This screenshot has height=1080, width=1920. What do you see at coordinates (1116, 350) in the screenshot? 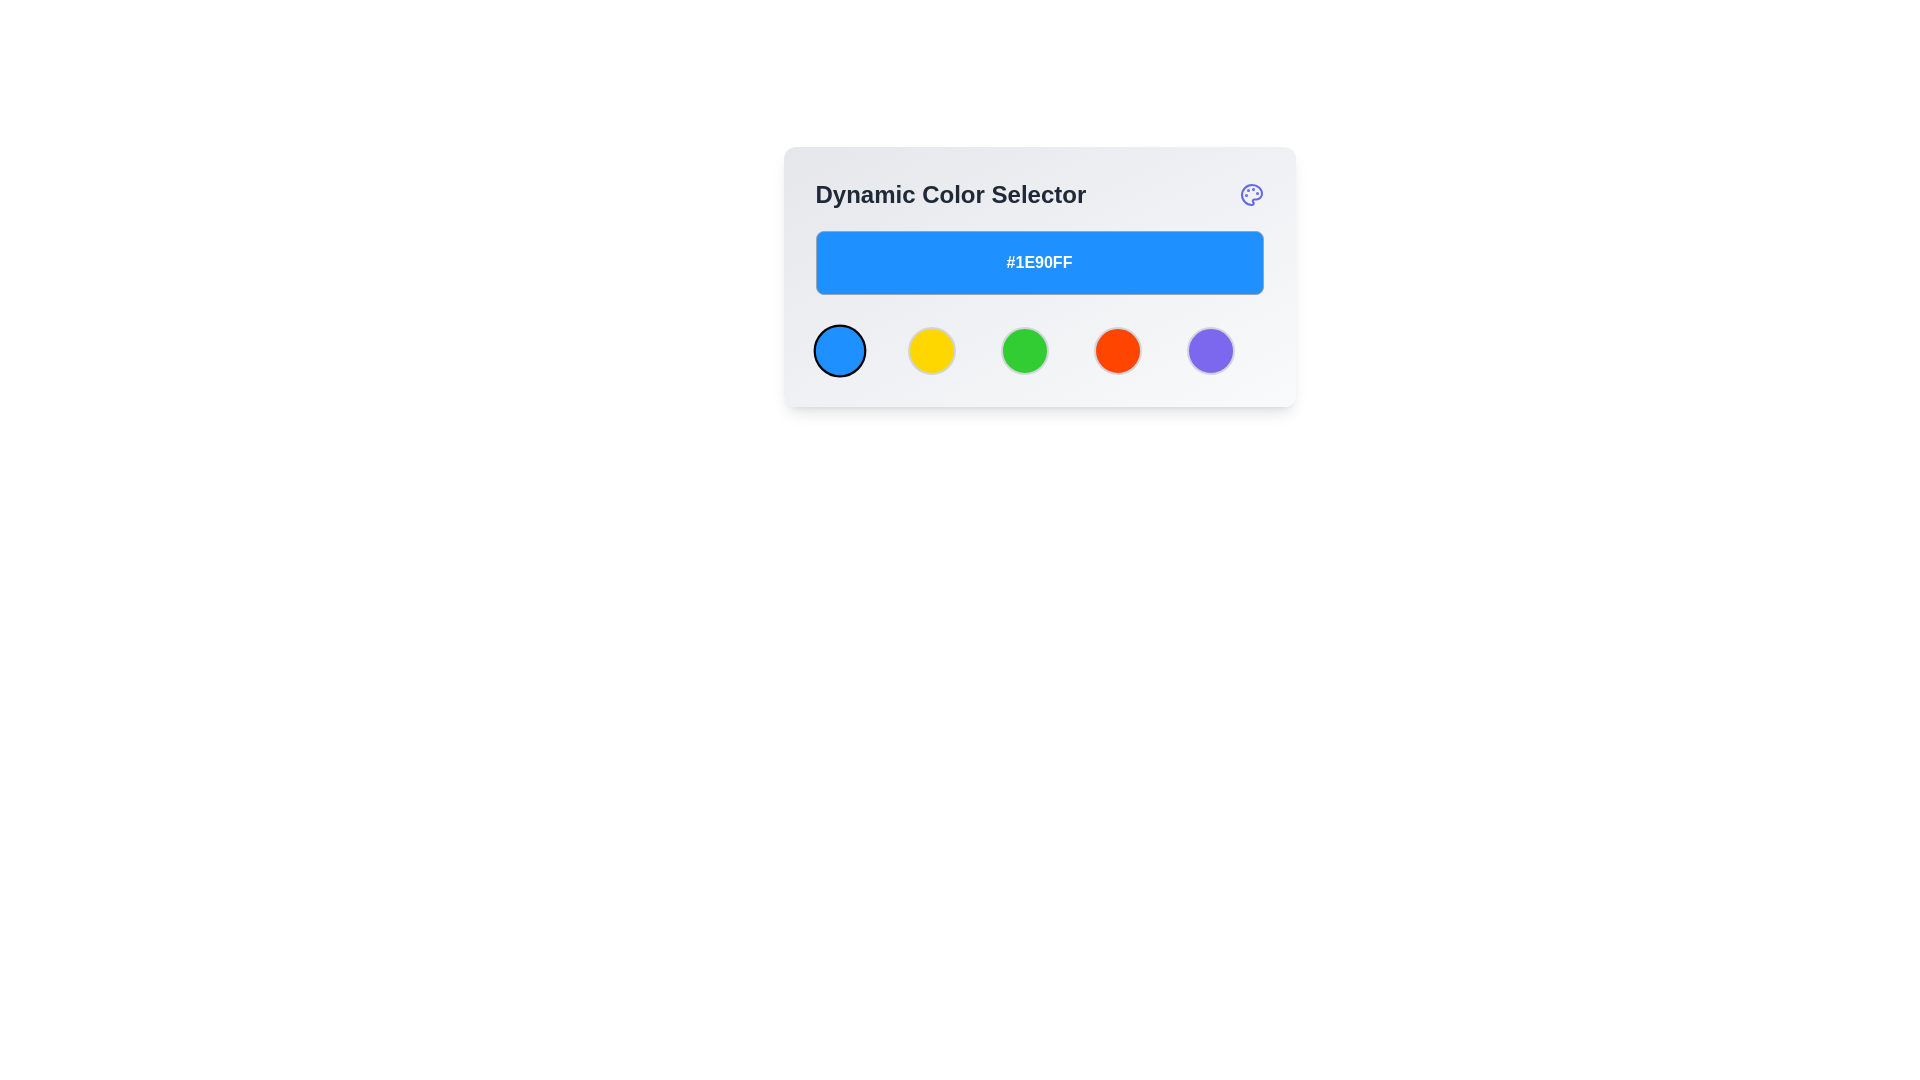
I see `the vibrant red circular button located centrally in the grid of five buttons` at bounding box center [1116, 350].